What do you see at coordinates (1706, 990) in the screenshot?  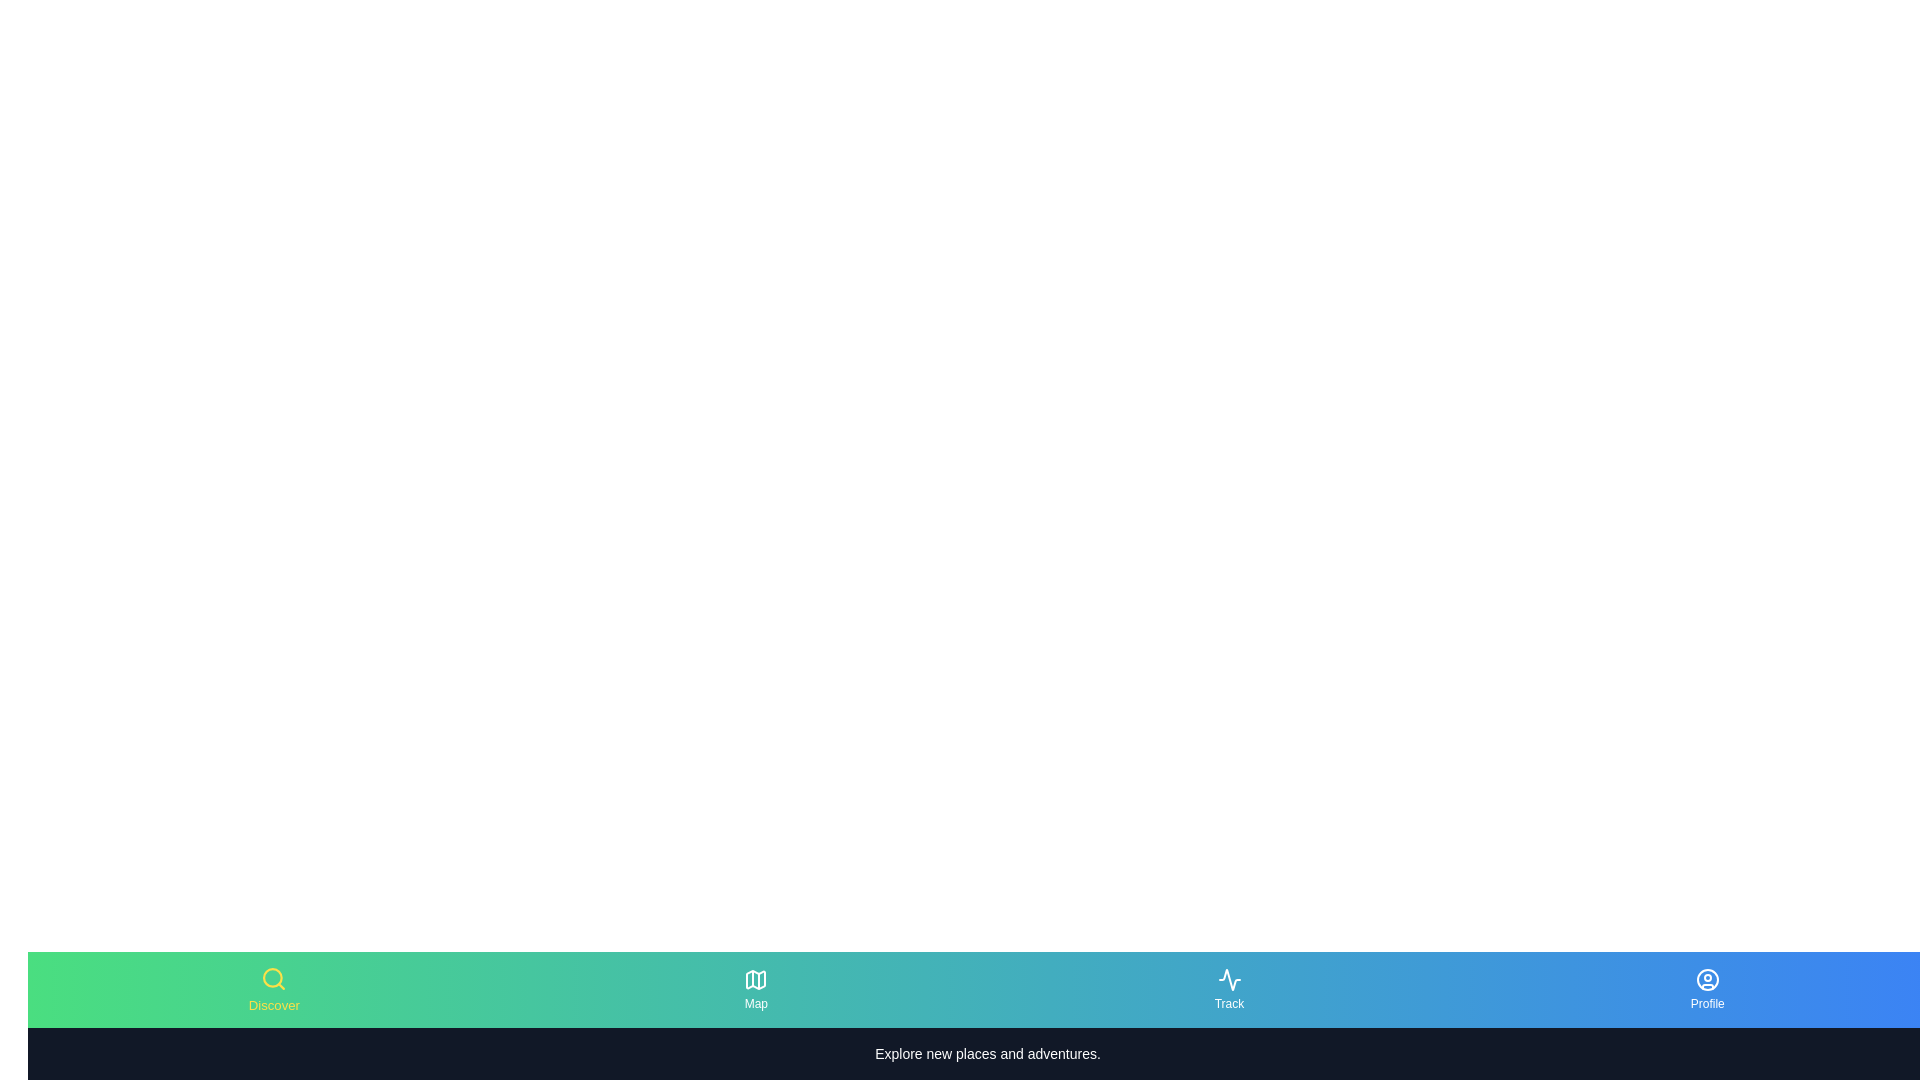 I see `the tab labeled Profile to navigate to its content` at bounding box center [1706, 990].